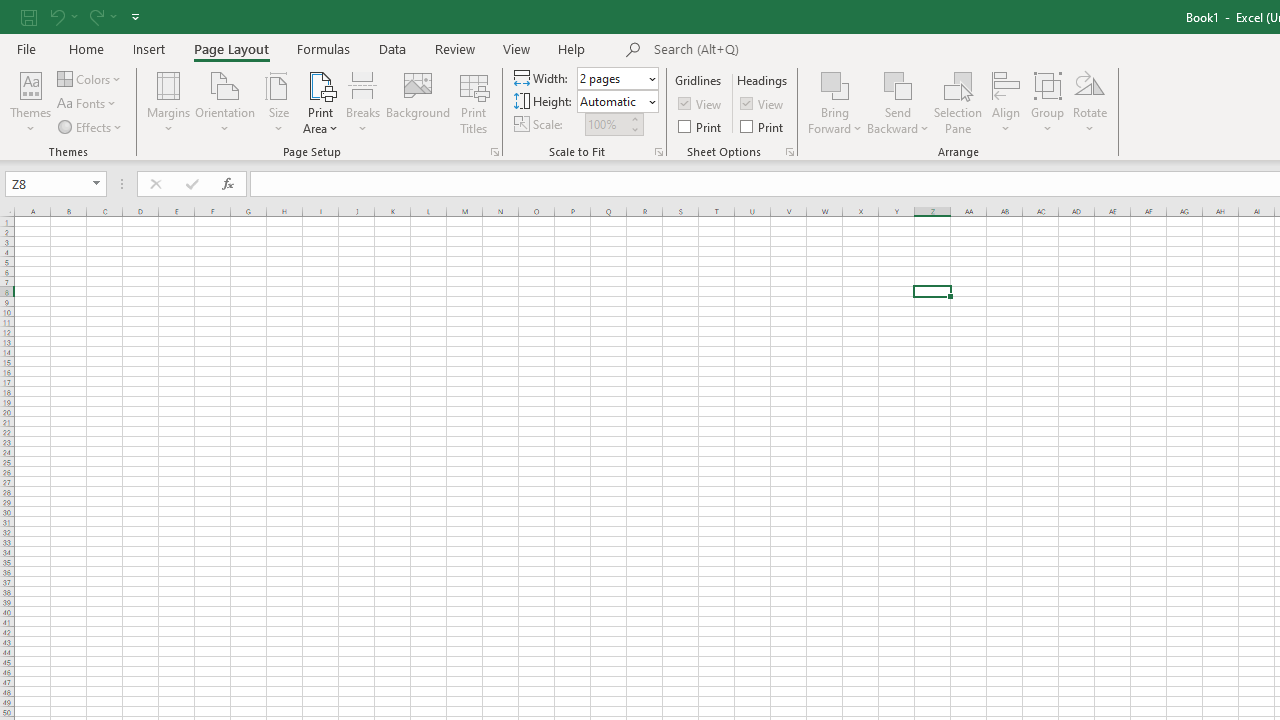  What do you see at coordinates (633, 118) in the screenshot?
I see `'More'` at bounding box center [633, 118].